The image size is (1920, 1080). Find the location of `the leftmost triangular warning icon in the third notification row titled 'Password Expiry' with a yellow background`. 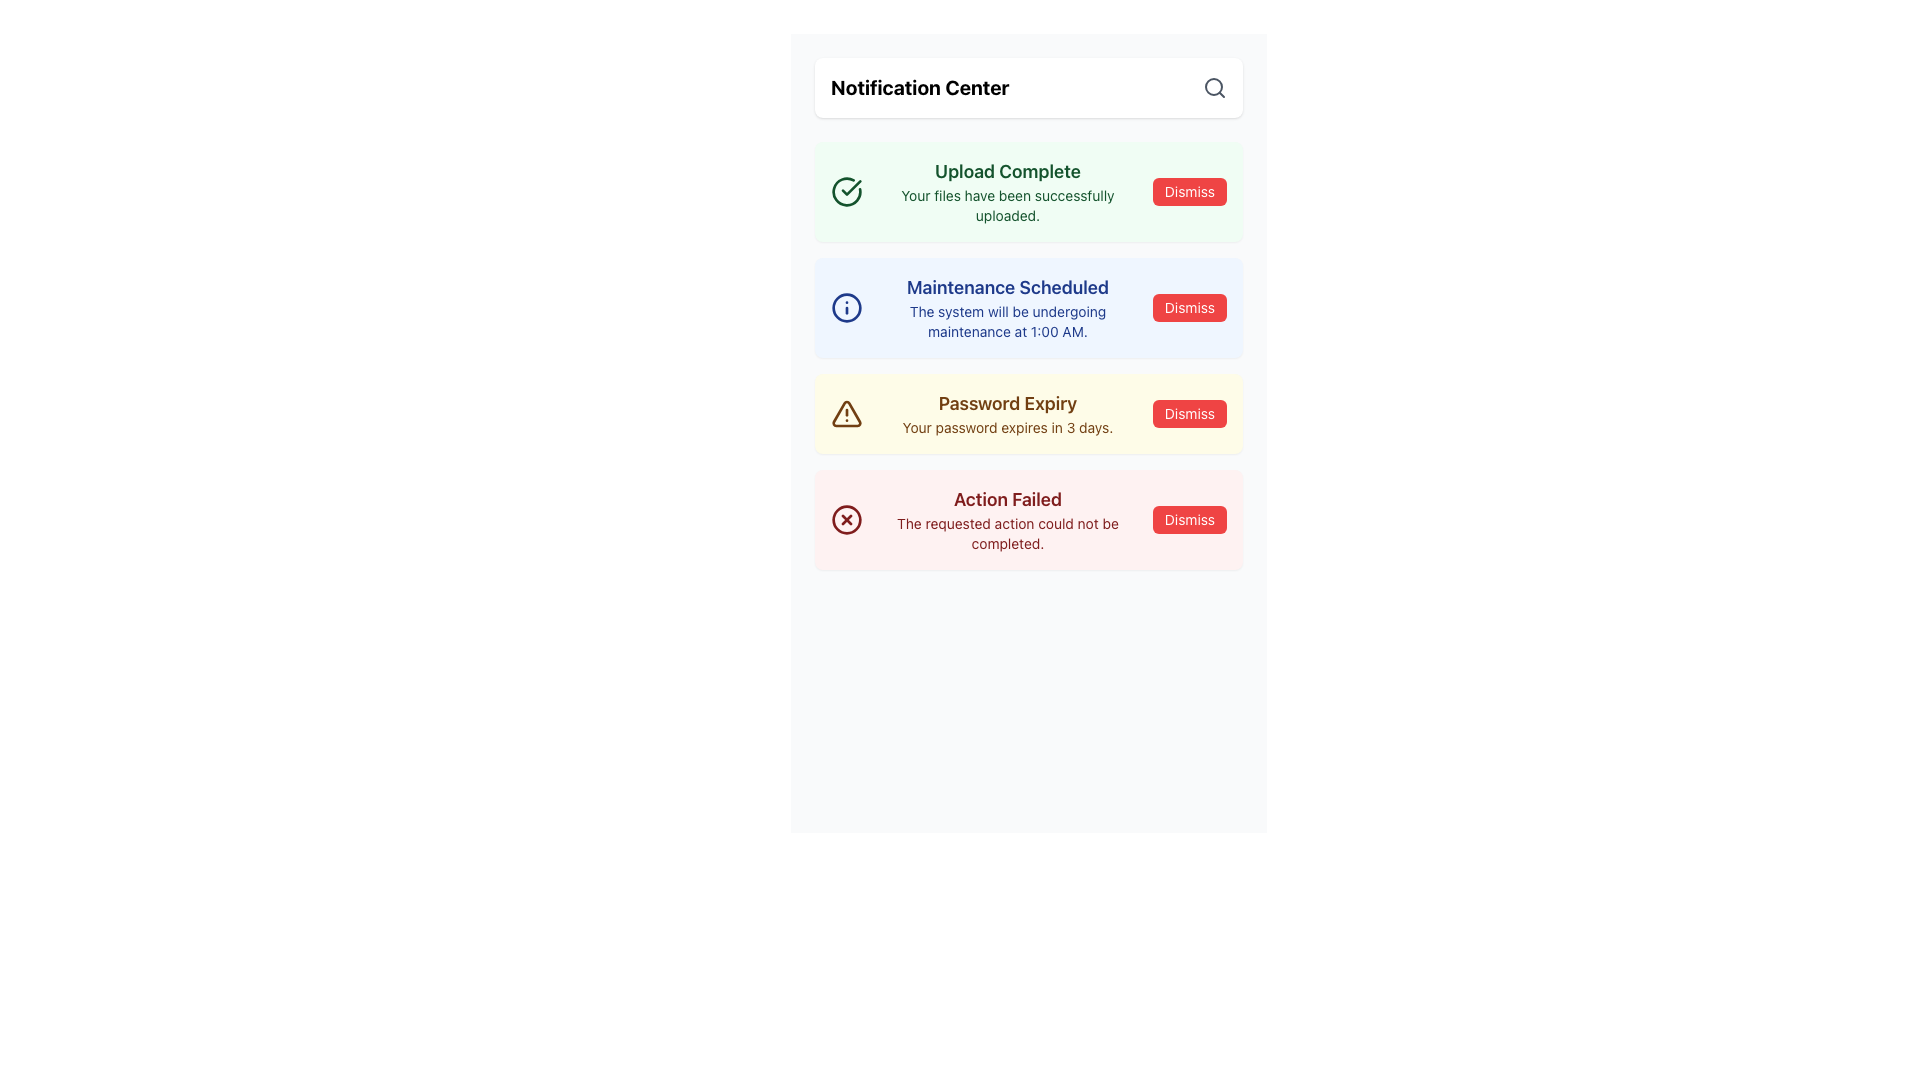

the leftmost triangular warning icon in the third notification row titled 'Password Expiry' with a yellow background is located at coordinates (846, 412).